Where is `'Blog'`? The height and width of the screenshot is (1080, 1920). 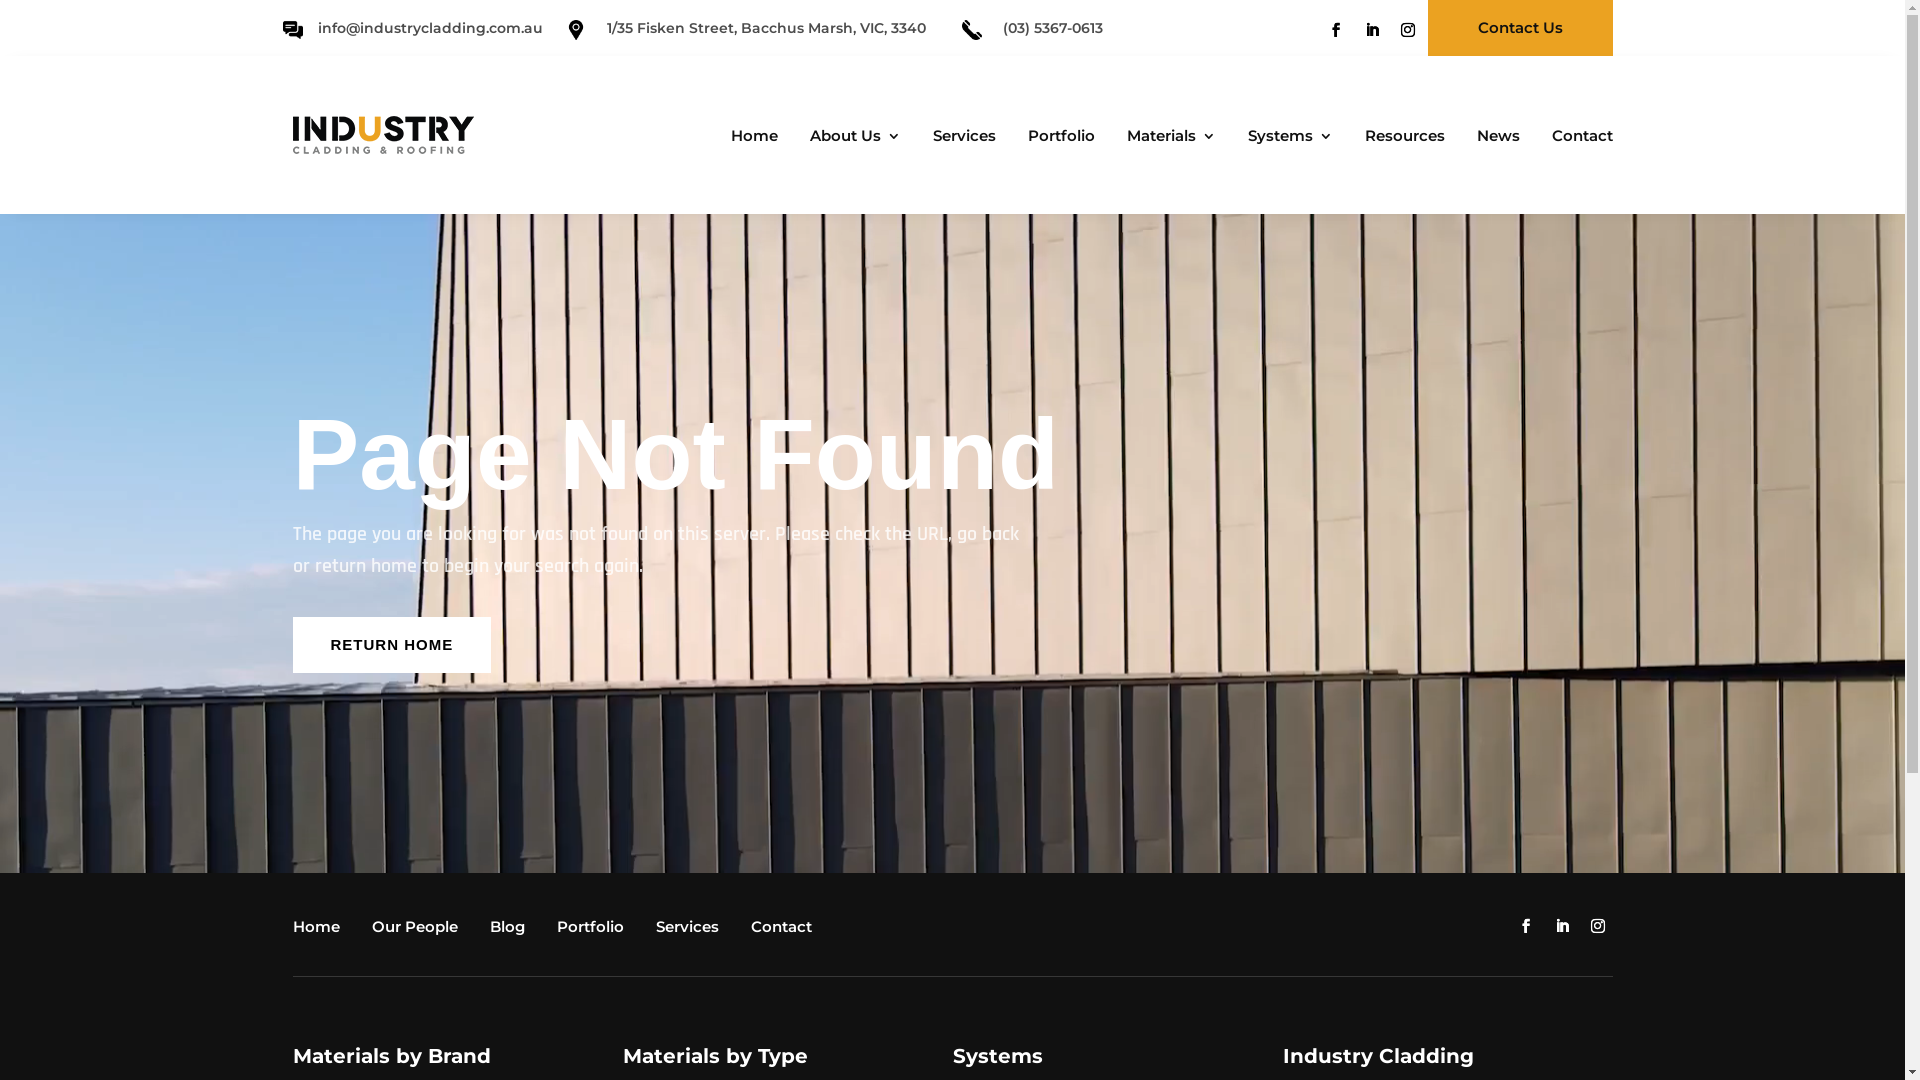
'Blog' is located at coordinates (489, 930).